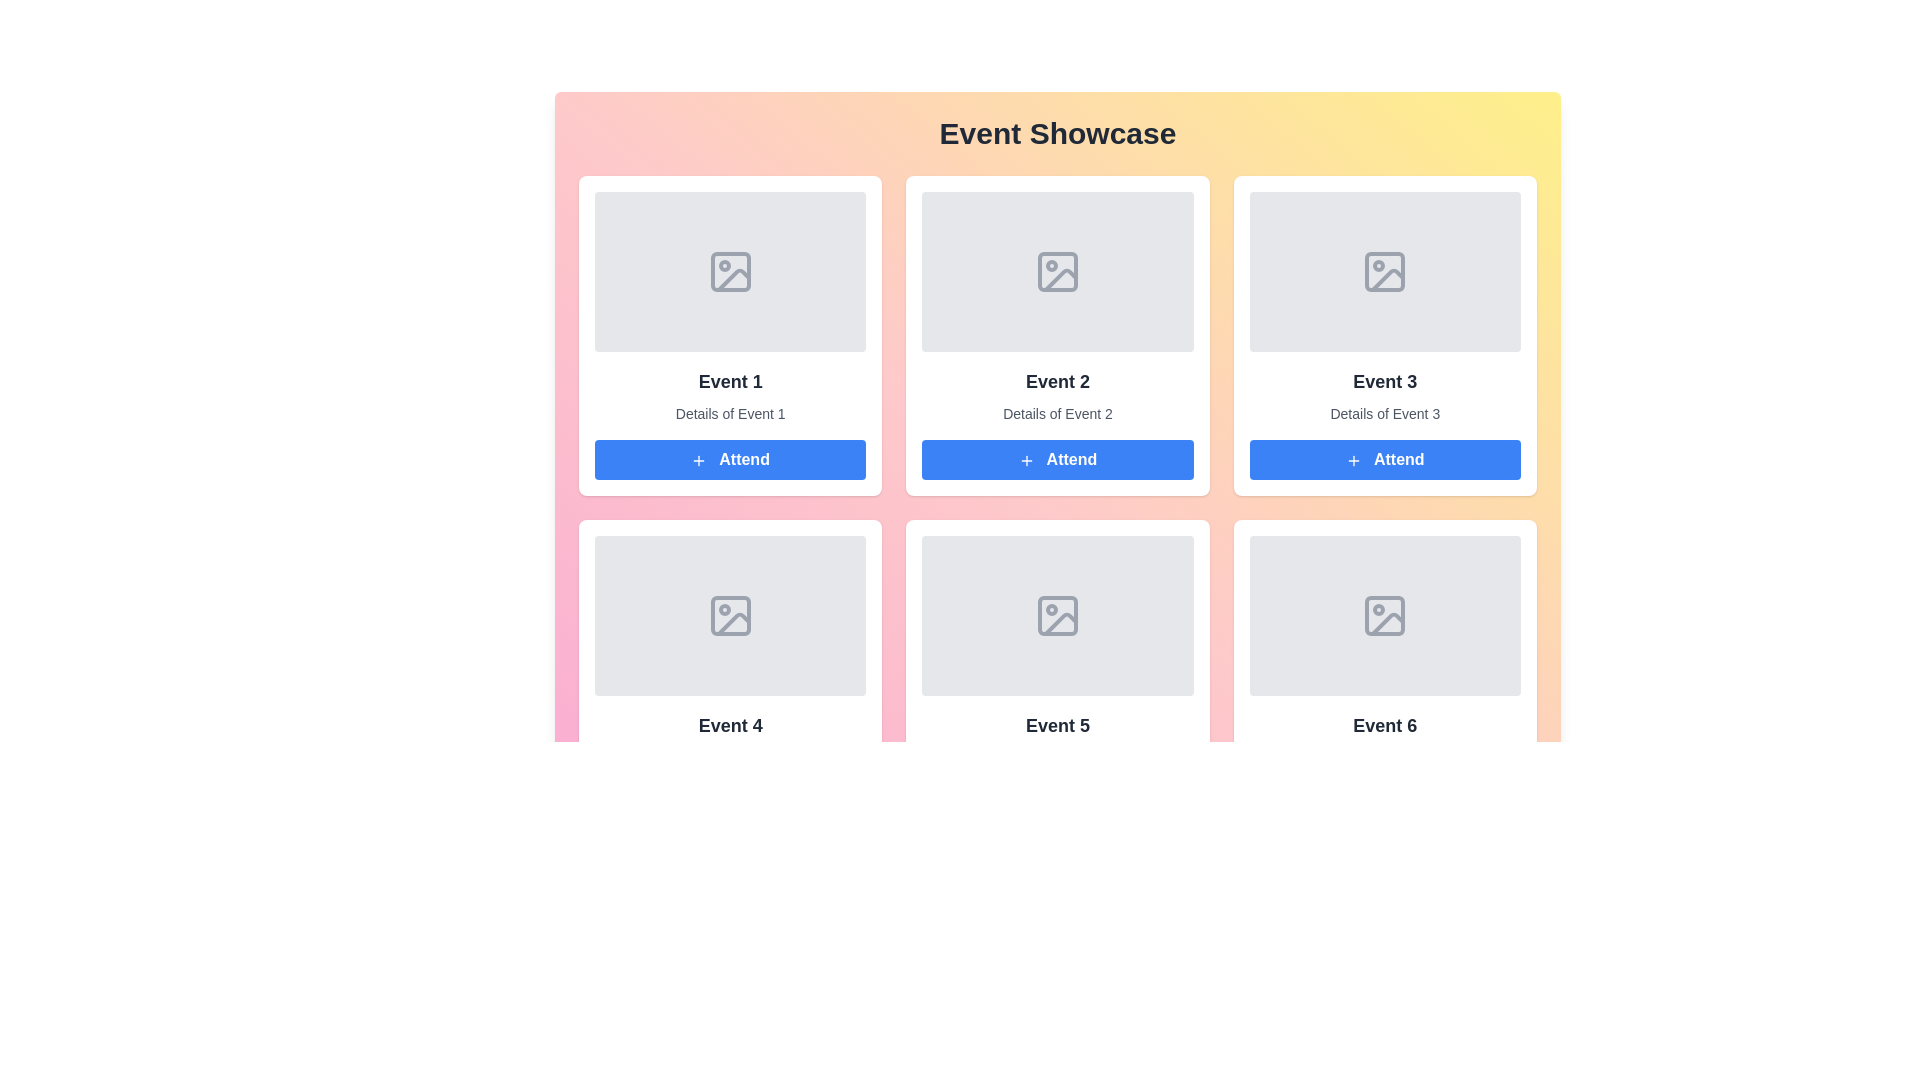  What do you see at coordinates (1384, 459) in the screenshot?
I see `the blue button labeled 'Attend' with a plus icon, located in the bottom section of the 'Event 3' card` at bounding box center [1384, 459].